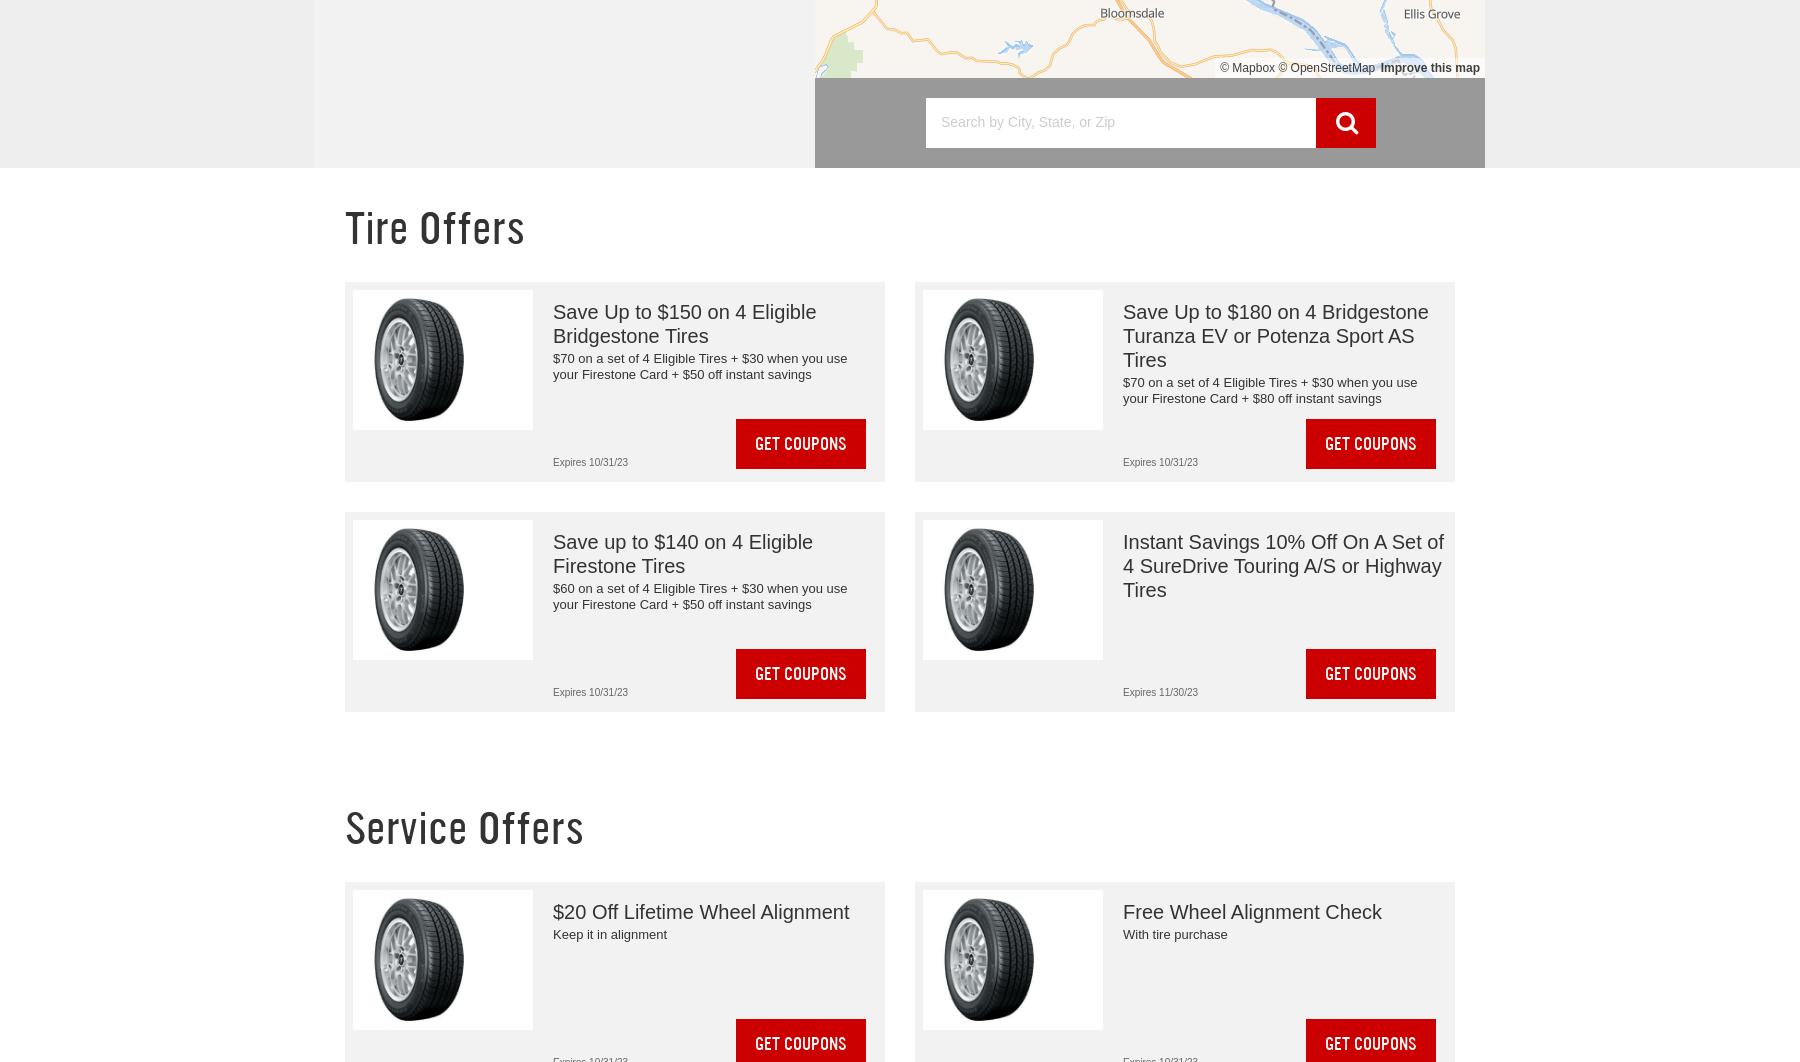 The image size is (1800, 1062). I want to click on 'Tire Offers', so click(435, 229).